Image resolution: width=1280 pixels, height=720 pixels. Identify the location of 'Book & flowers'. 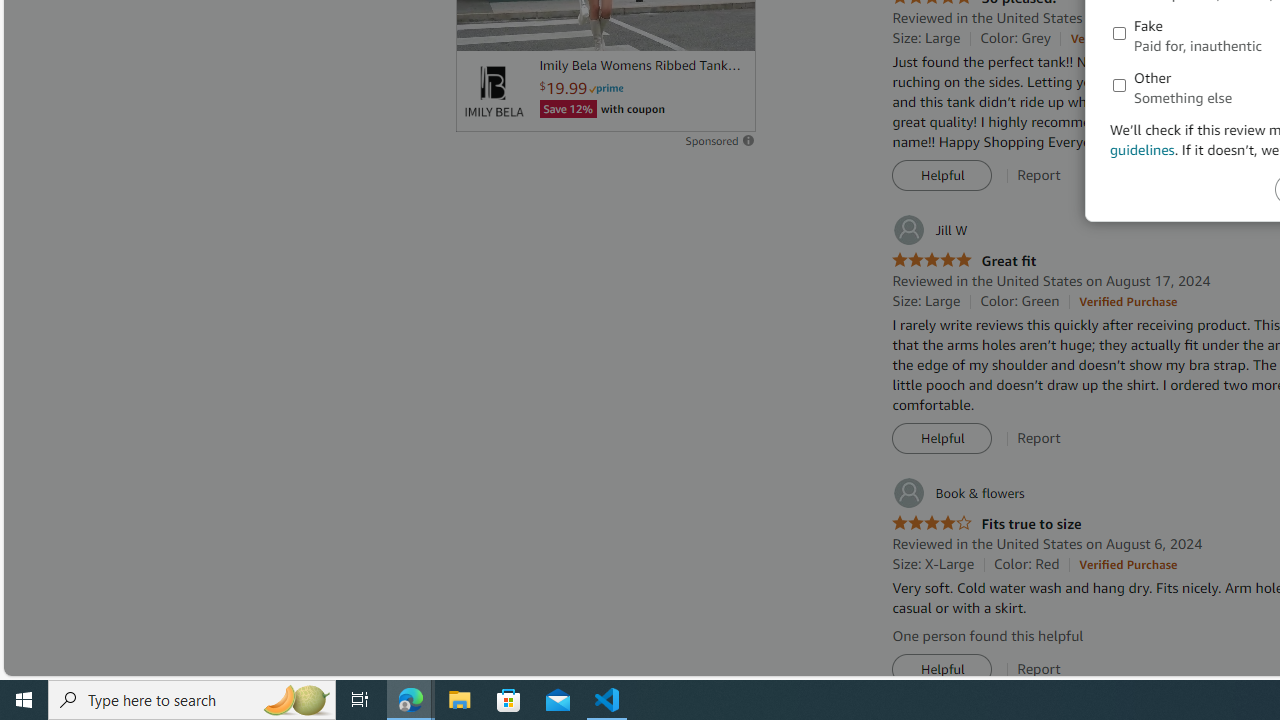
(957, 493).